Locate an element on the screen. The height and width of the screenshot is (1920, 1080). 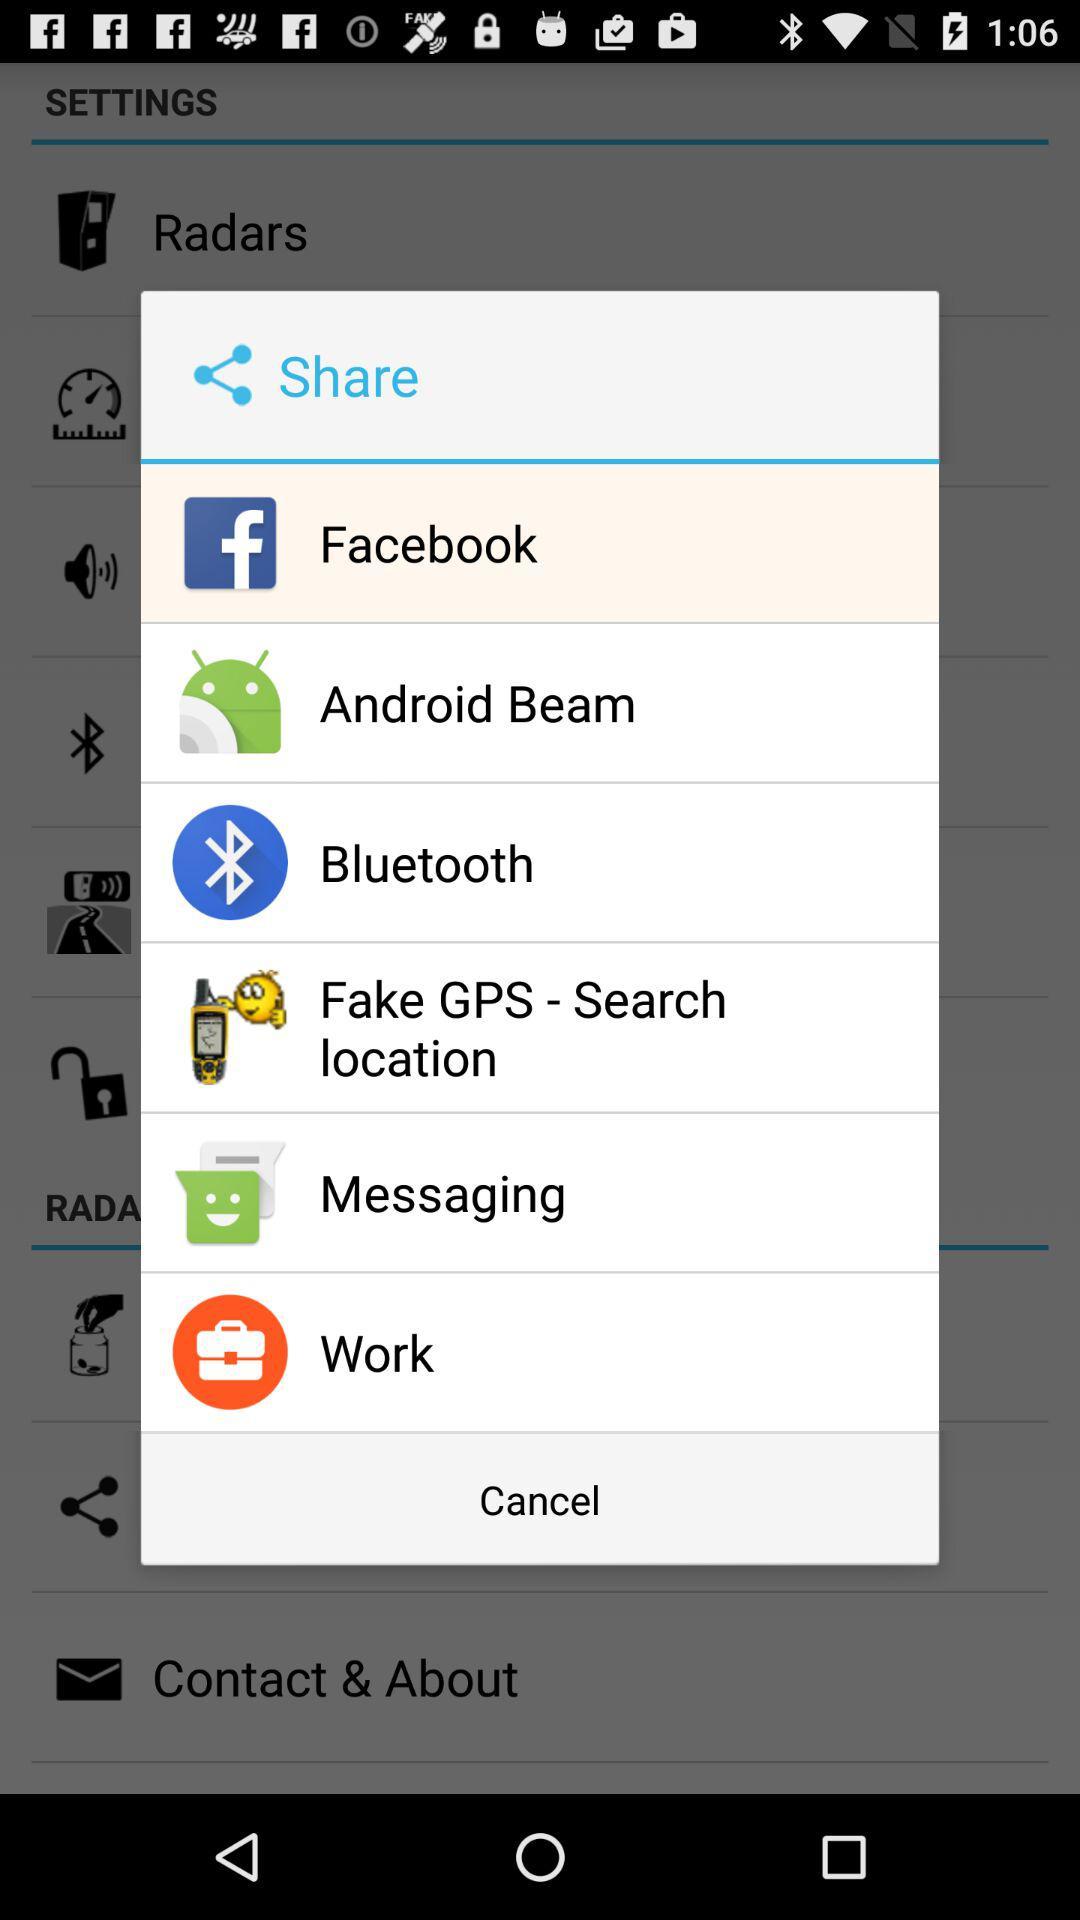
the icon above the fake gps search app is located at coordinates (623, 862).